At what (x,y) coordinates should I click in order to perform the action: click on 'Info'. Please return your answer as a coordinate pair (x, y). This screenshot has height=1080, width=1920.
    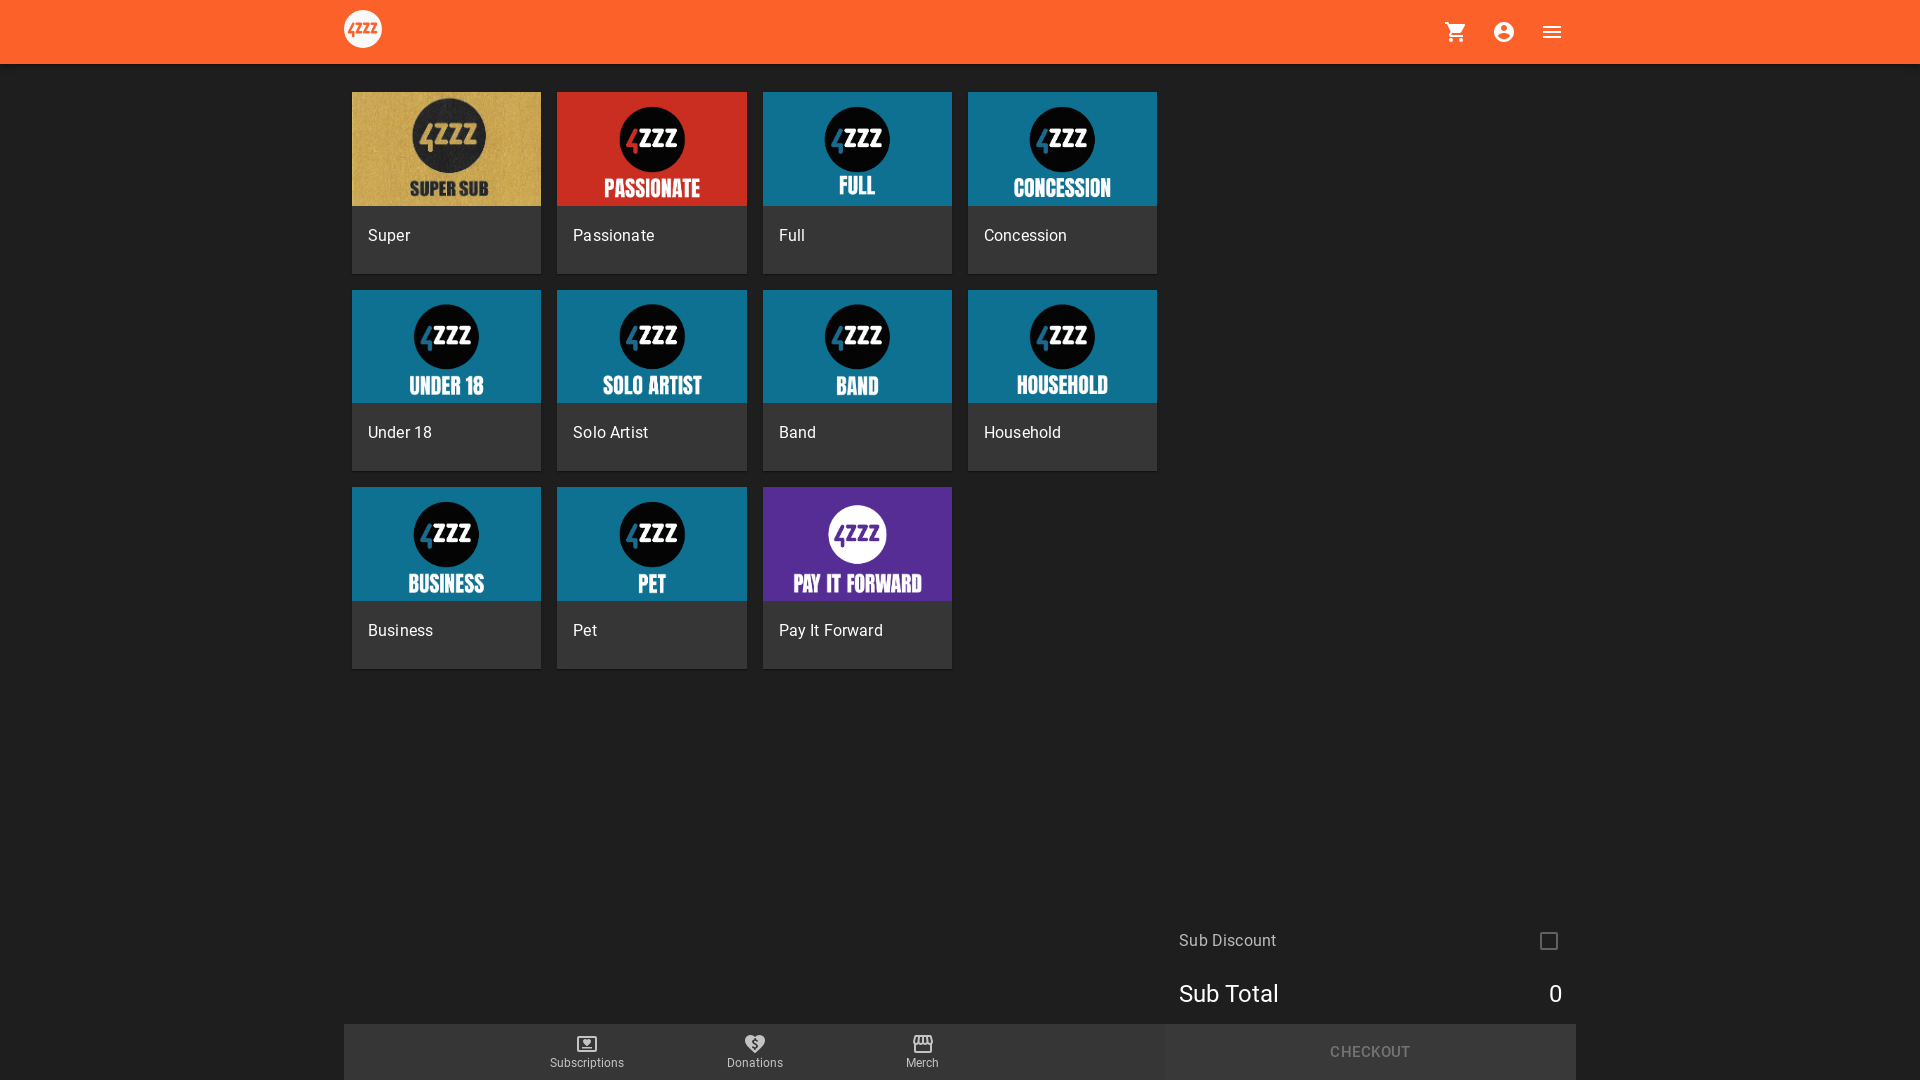
    Looking at the image, I should click on (344, 31).